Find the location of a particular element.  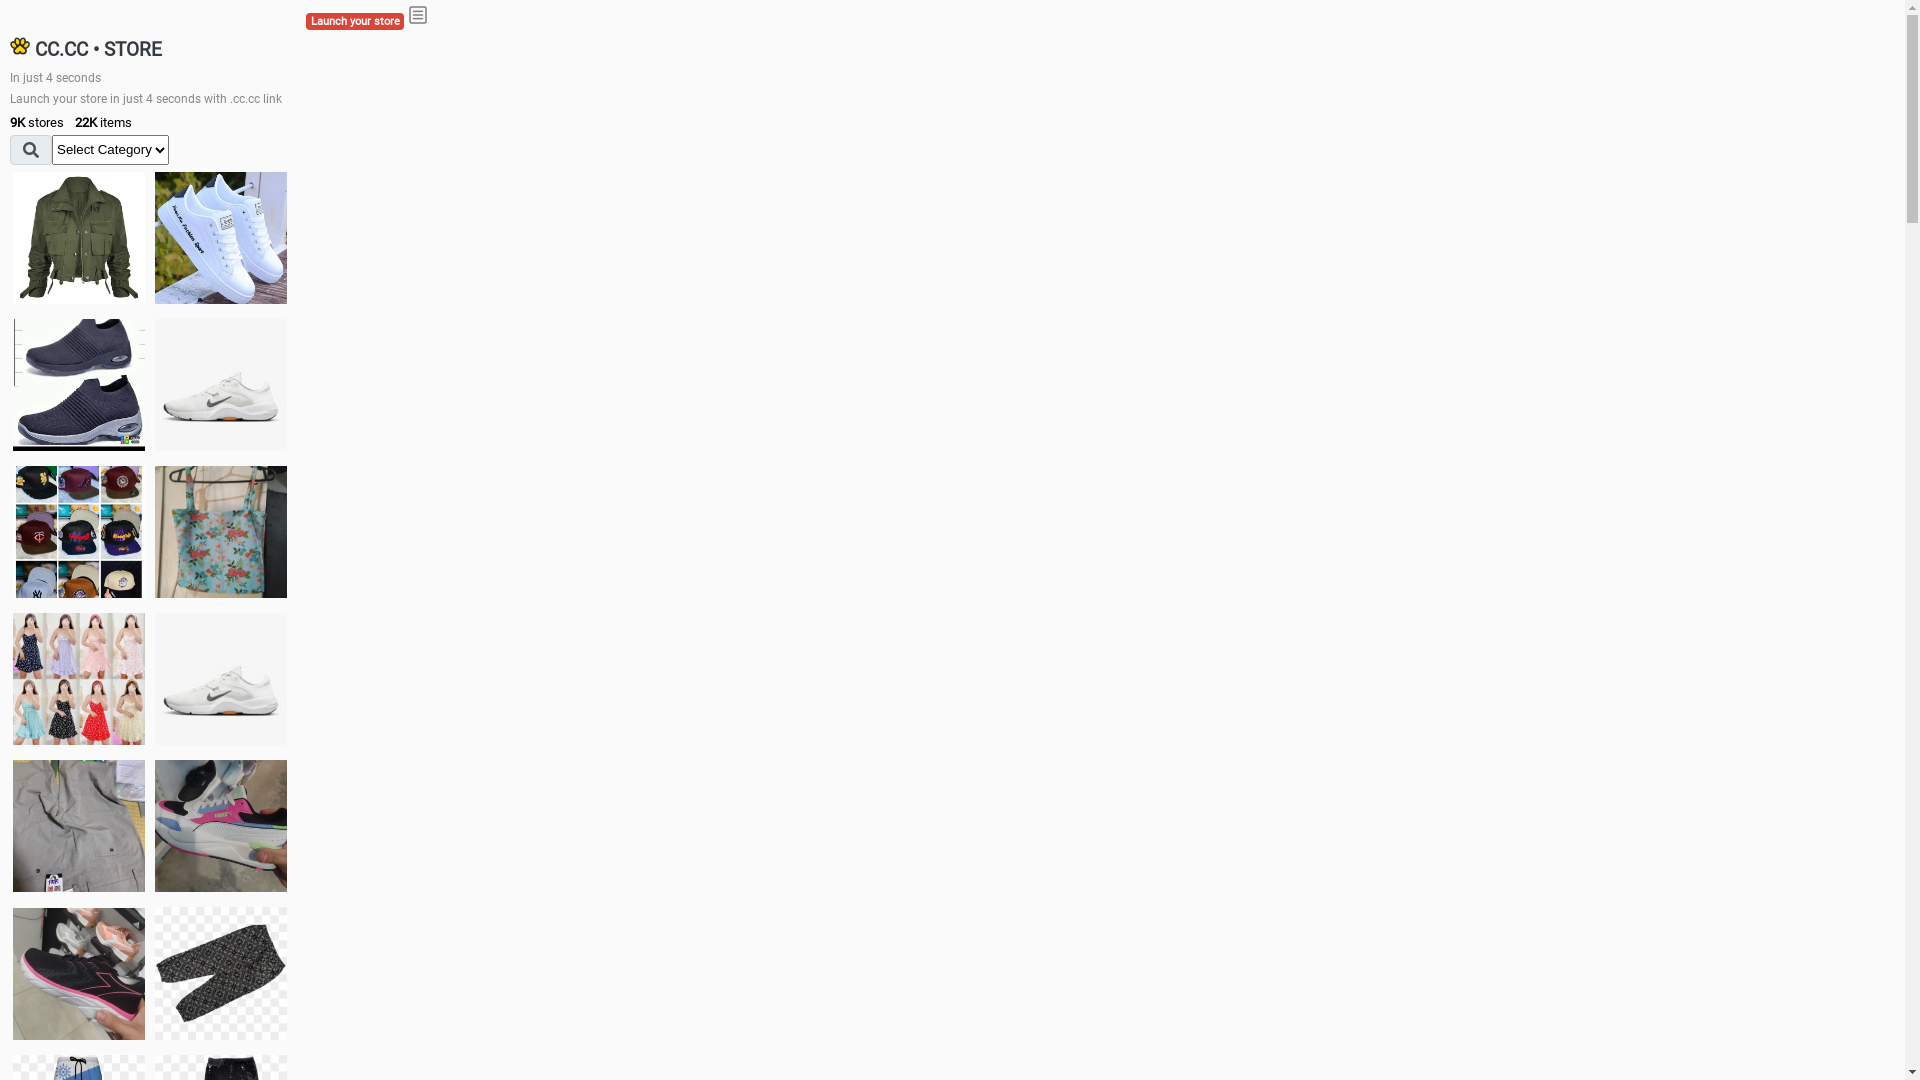

'Zapatillas pumas' is located at coordinates (153, 825).